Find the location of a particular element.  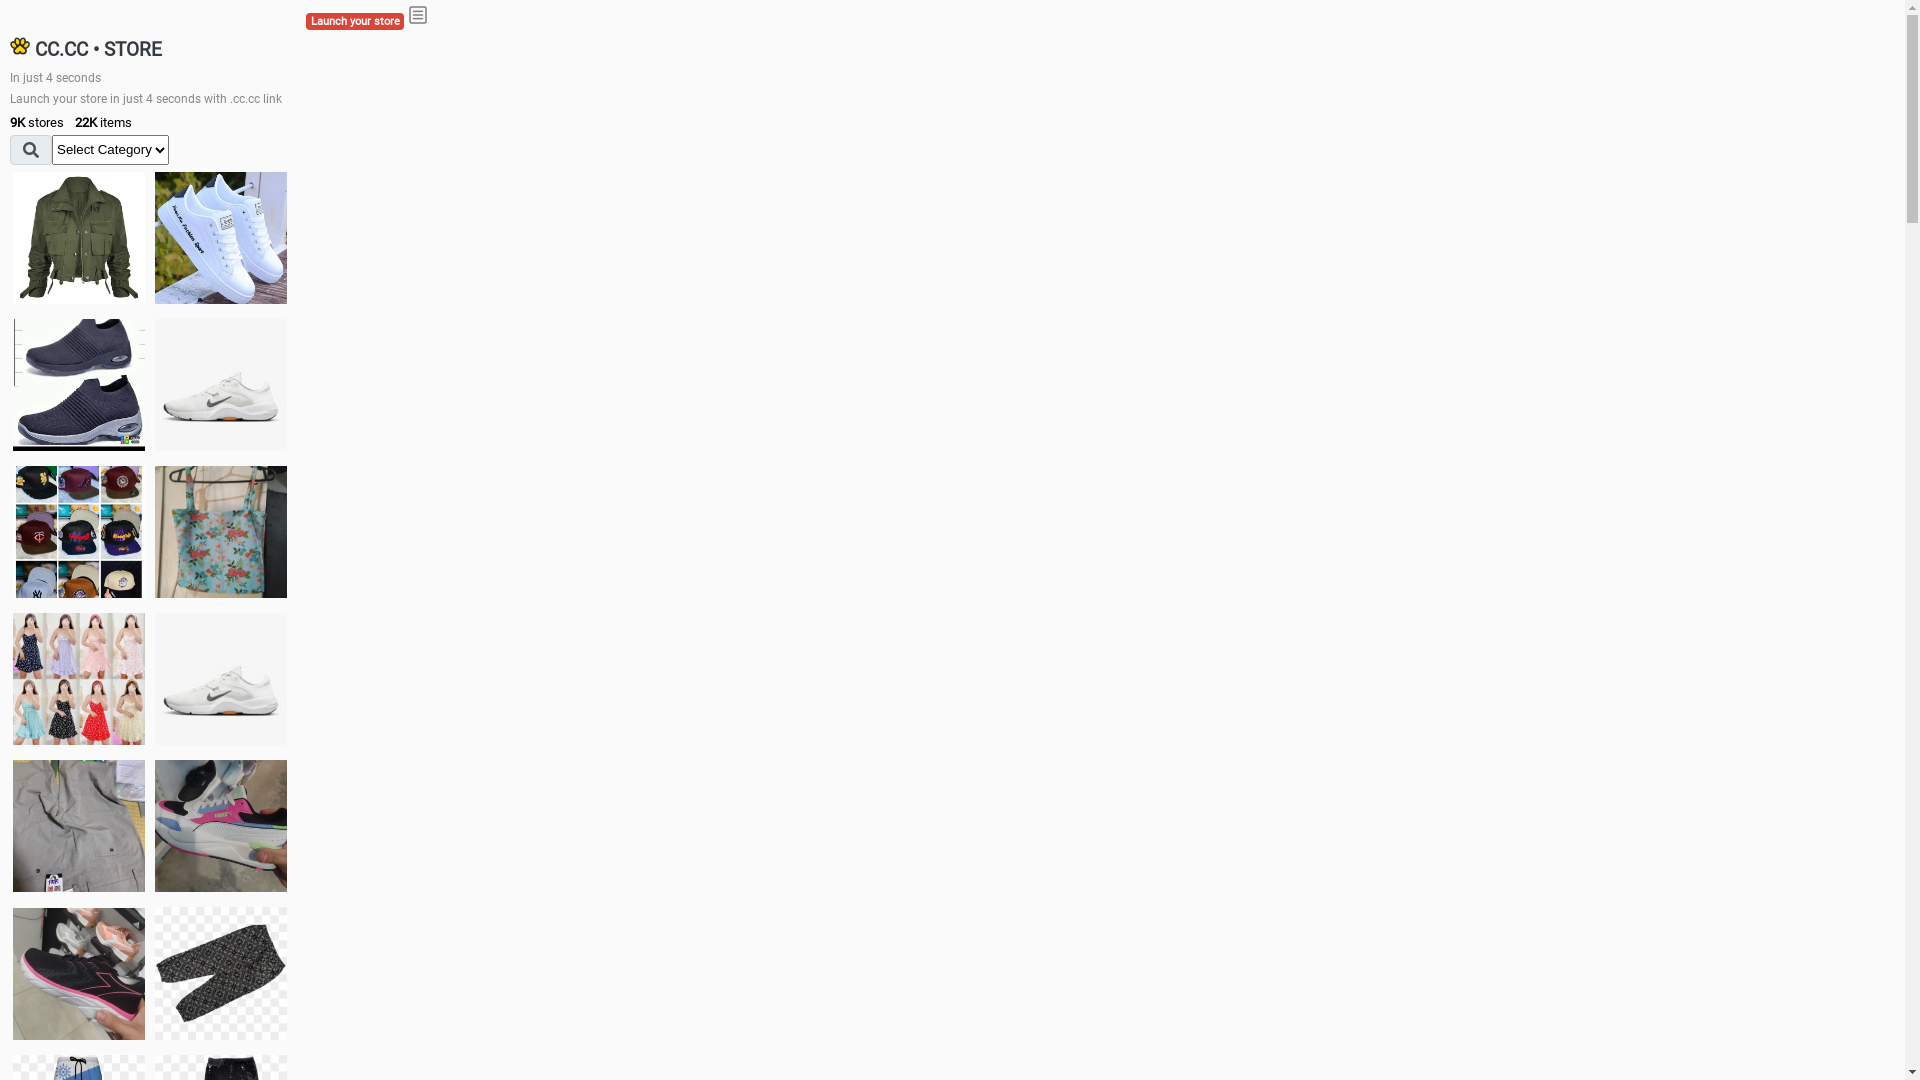

'Zapatillas pumas' is located at coordinates (153, 825).